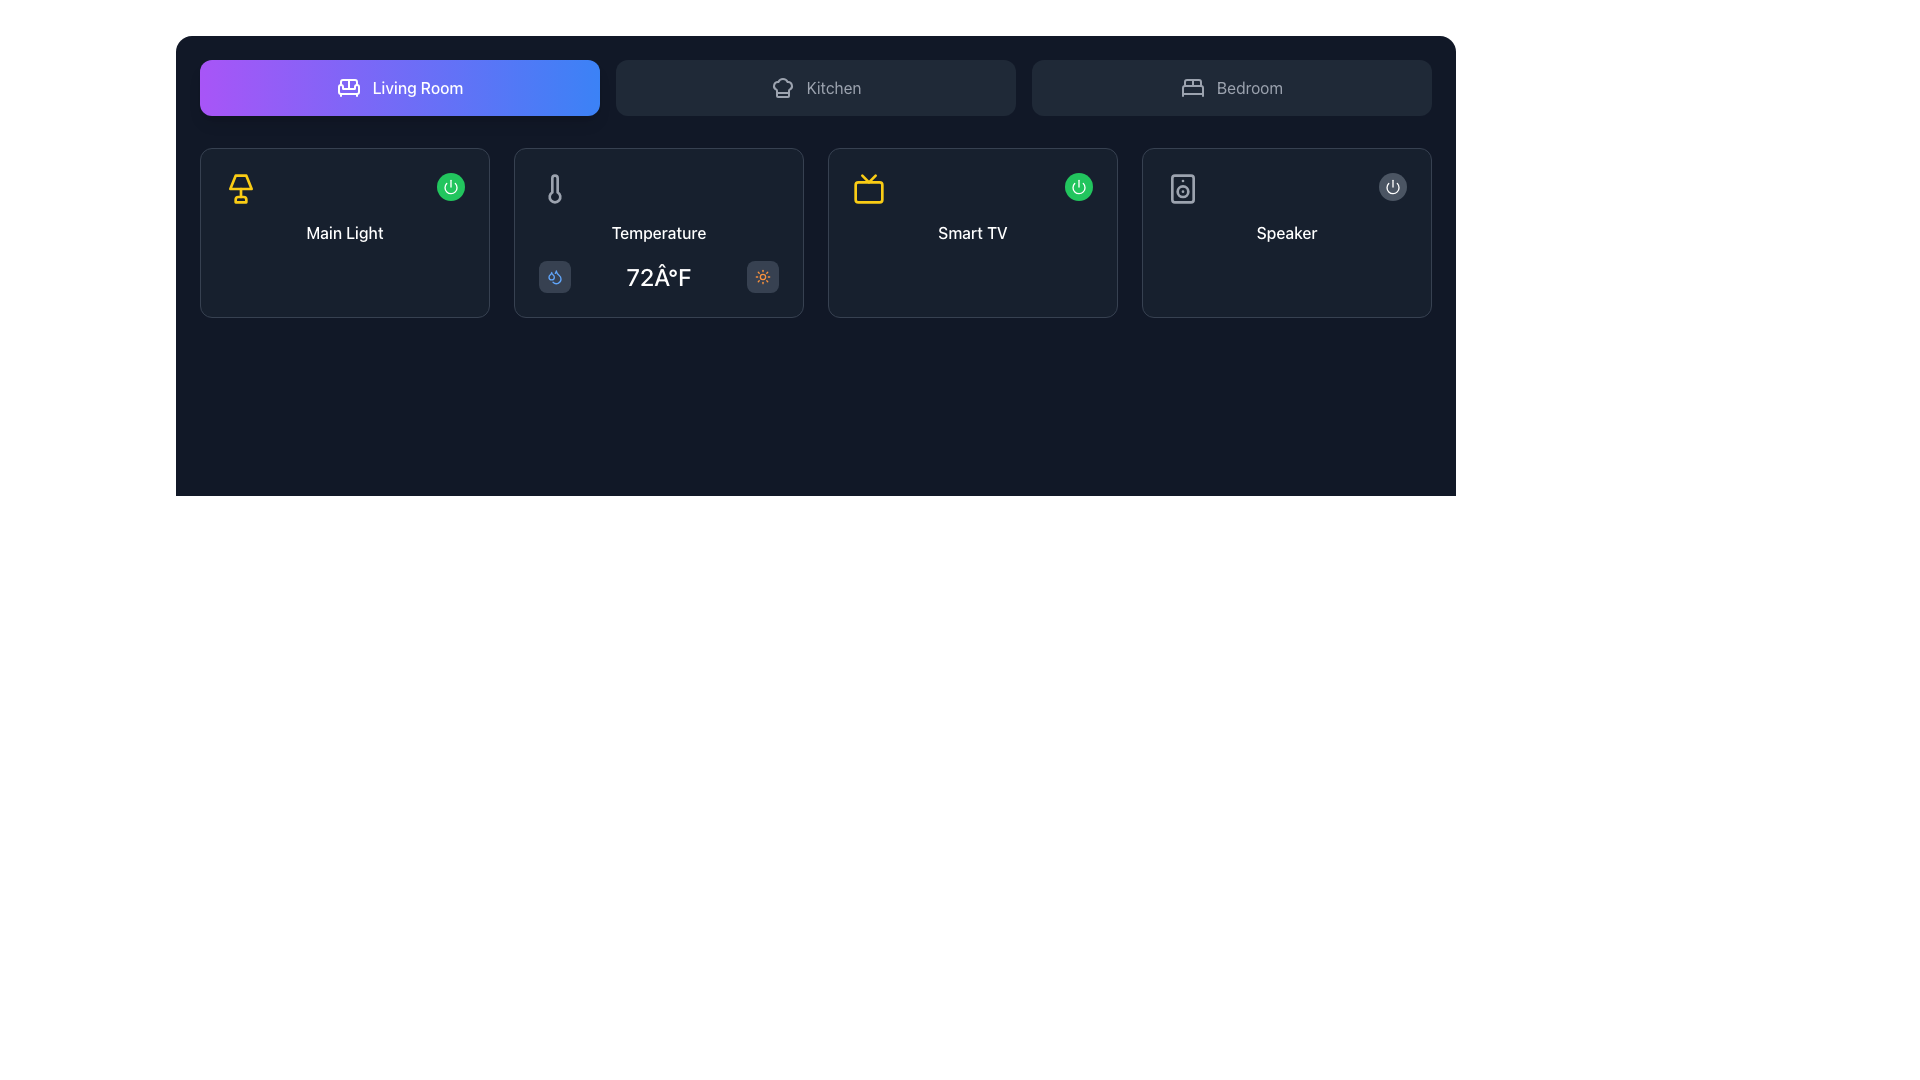 The image size is (1920, 1080). Describe the element at coordinates (1193, 87) in the screenshot. I see `the 'Bedroom' icon located in the top-right navigation bar, which is to the left of the 'Bedroom' text` at that location.